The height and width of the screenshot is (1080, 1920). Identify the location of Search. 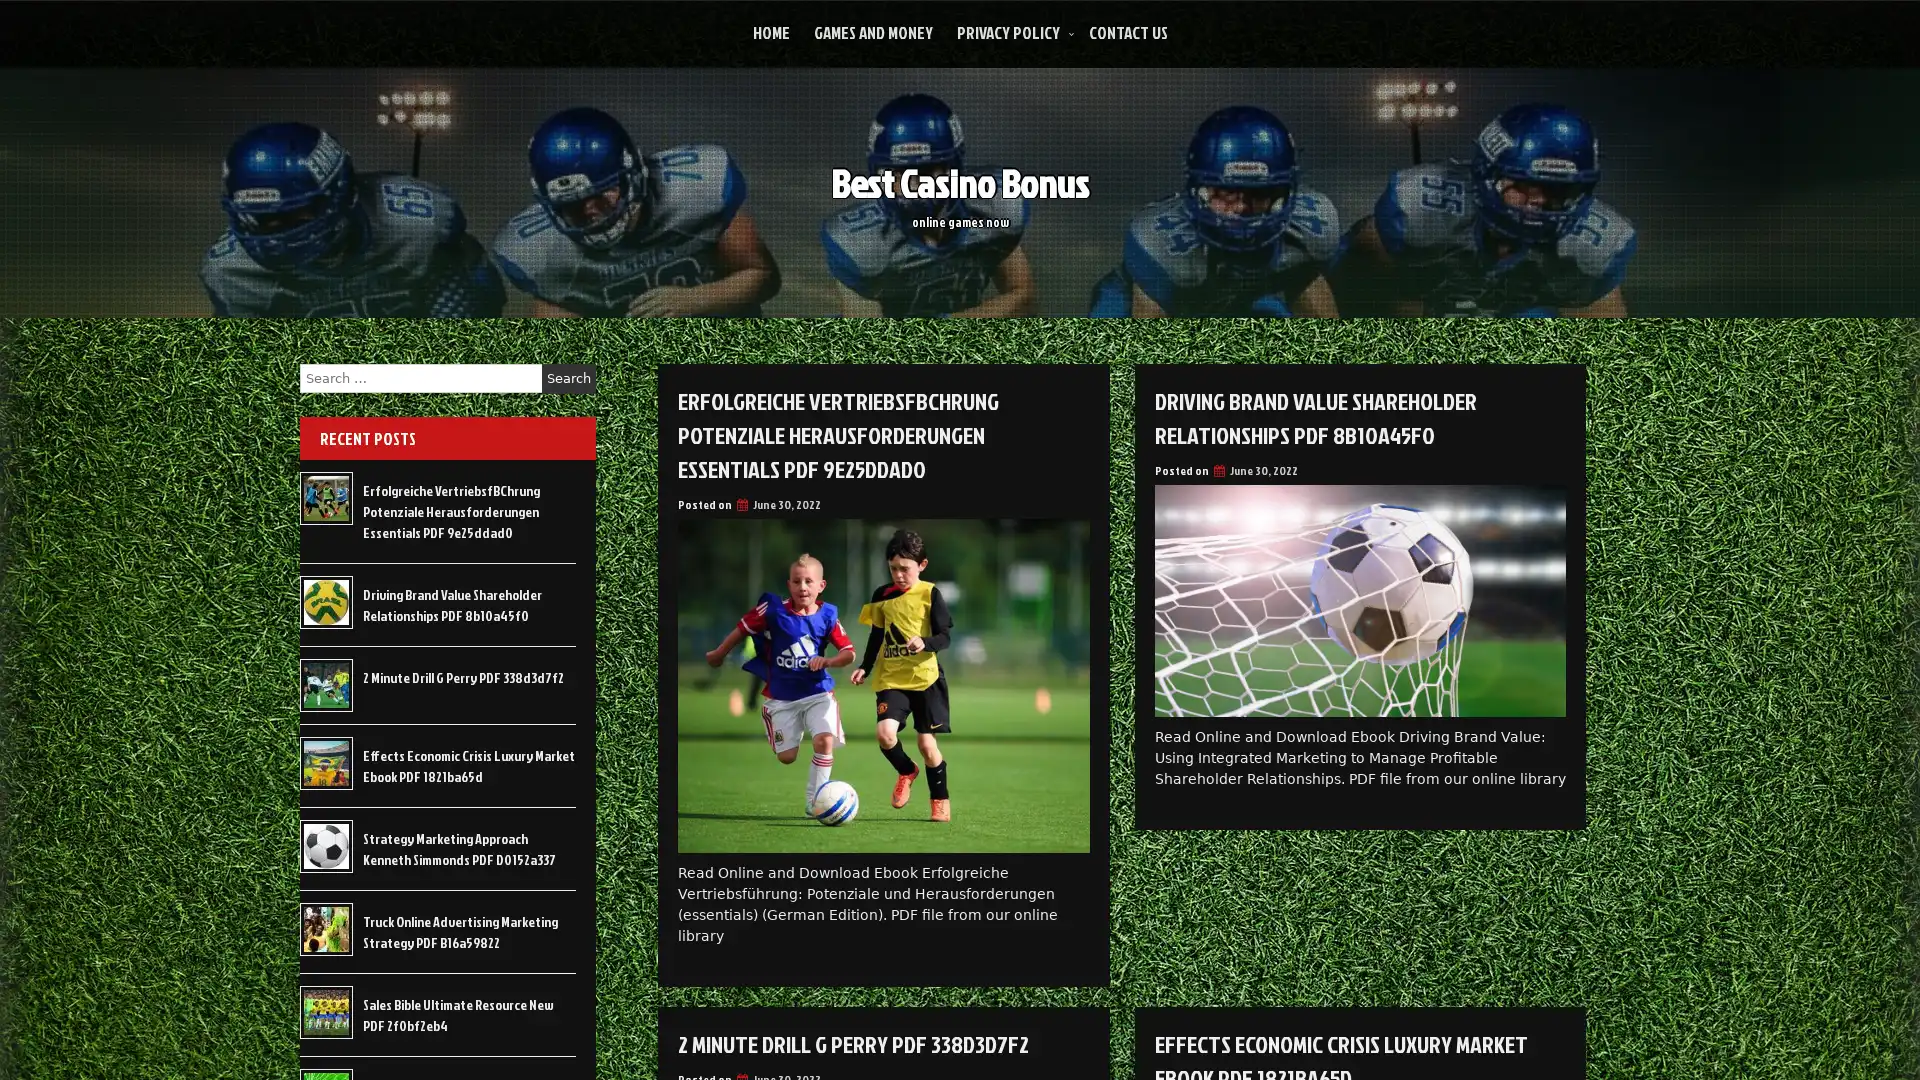
(568, 378).